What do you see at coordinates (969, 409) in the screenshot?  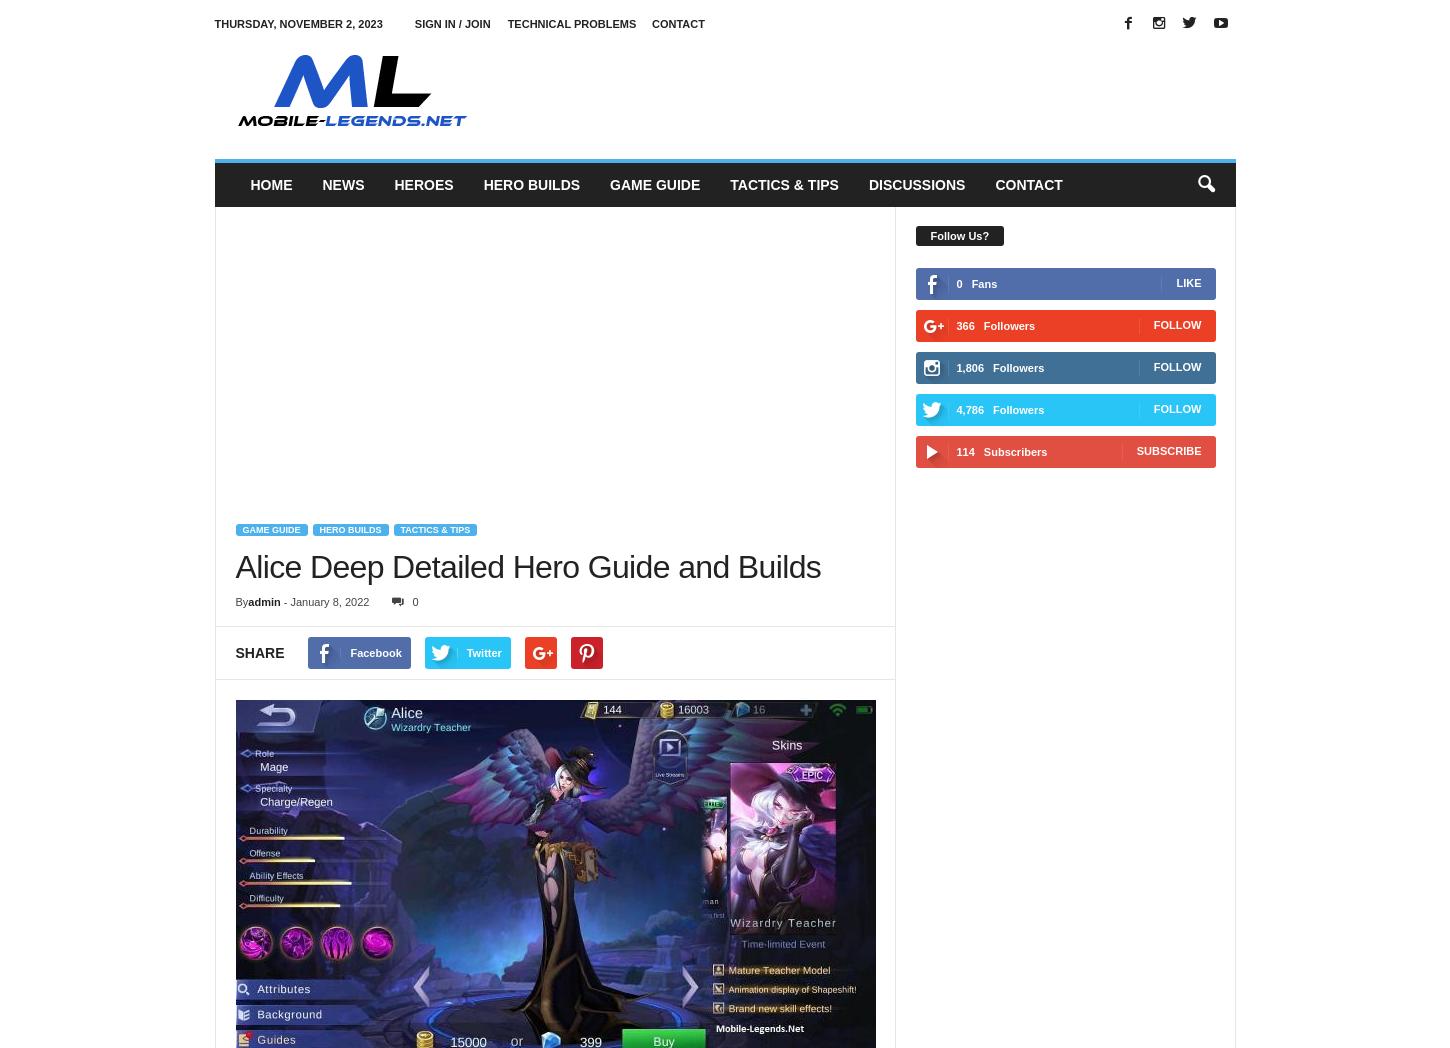 I see `'4,786'` at bounding box center [969, 409].